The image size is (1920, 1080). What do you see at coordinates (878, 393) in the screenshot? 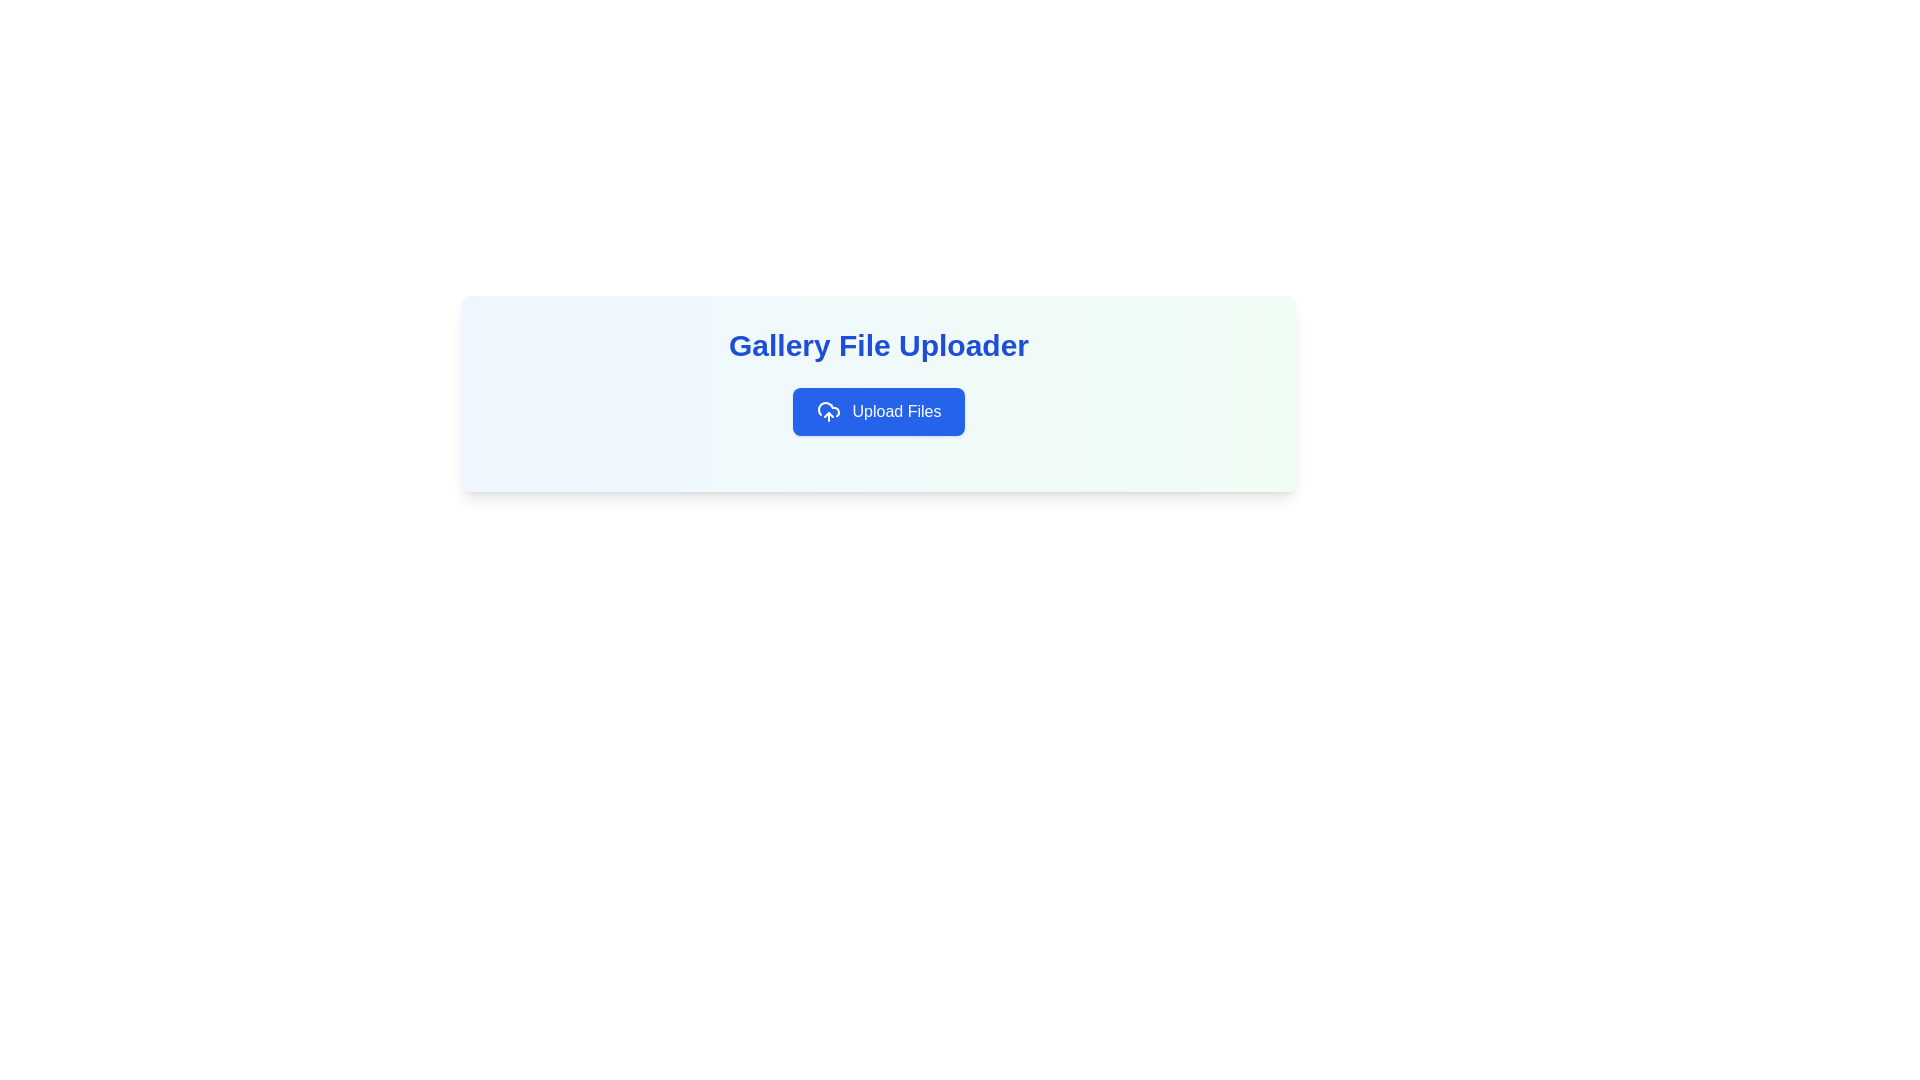
I see `the 'Upload Files' button in the Gallery File Uploader interface` at bounding box center [878, 393].